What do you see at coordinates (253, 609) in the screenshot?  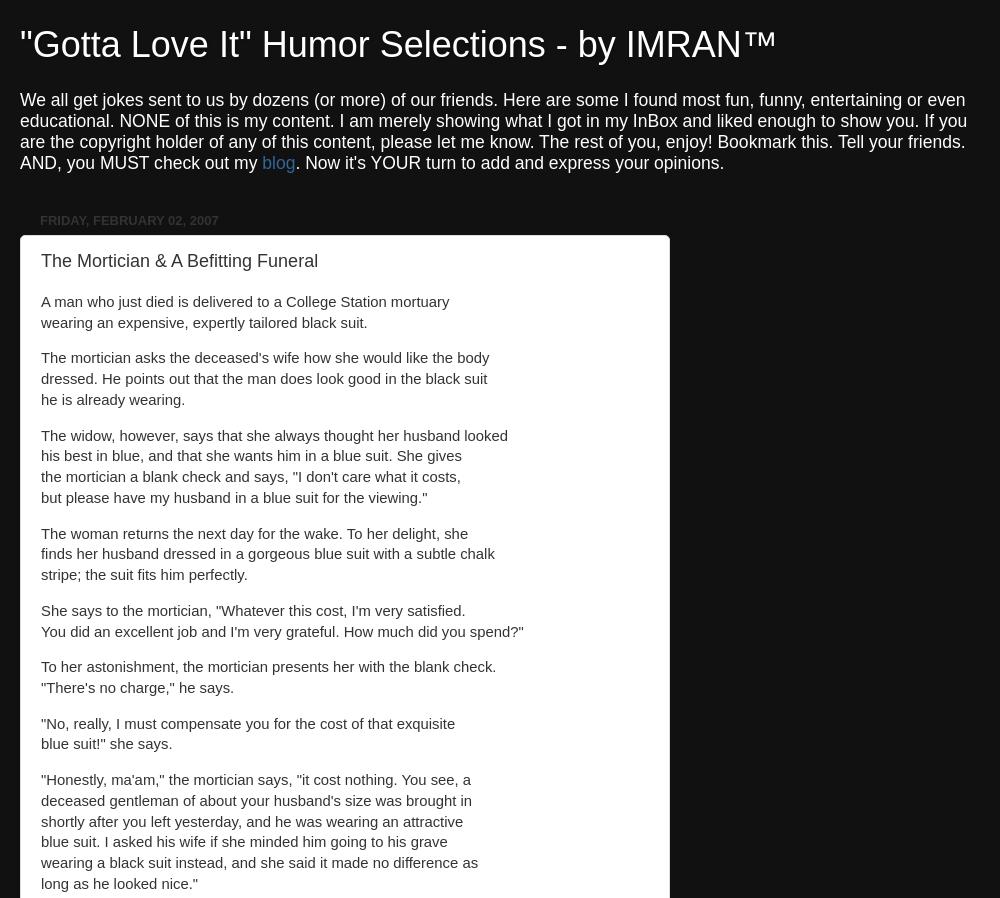 I see `'She says to the mortician, "Whatever this cost, I'm very satisfied.'` at bounding box center [253, 609].